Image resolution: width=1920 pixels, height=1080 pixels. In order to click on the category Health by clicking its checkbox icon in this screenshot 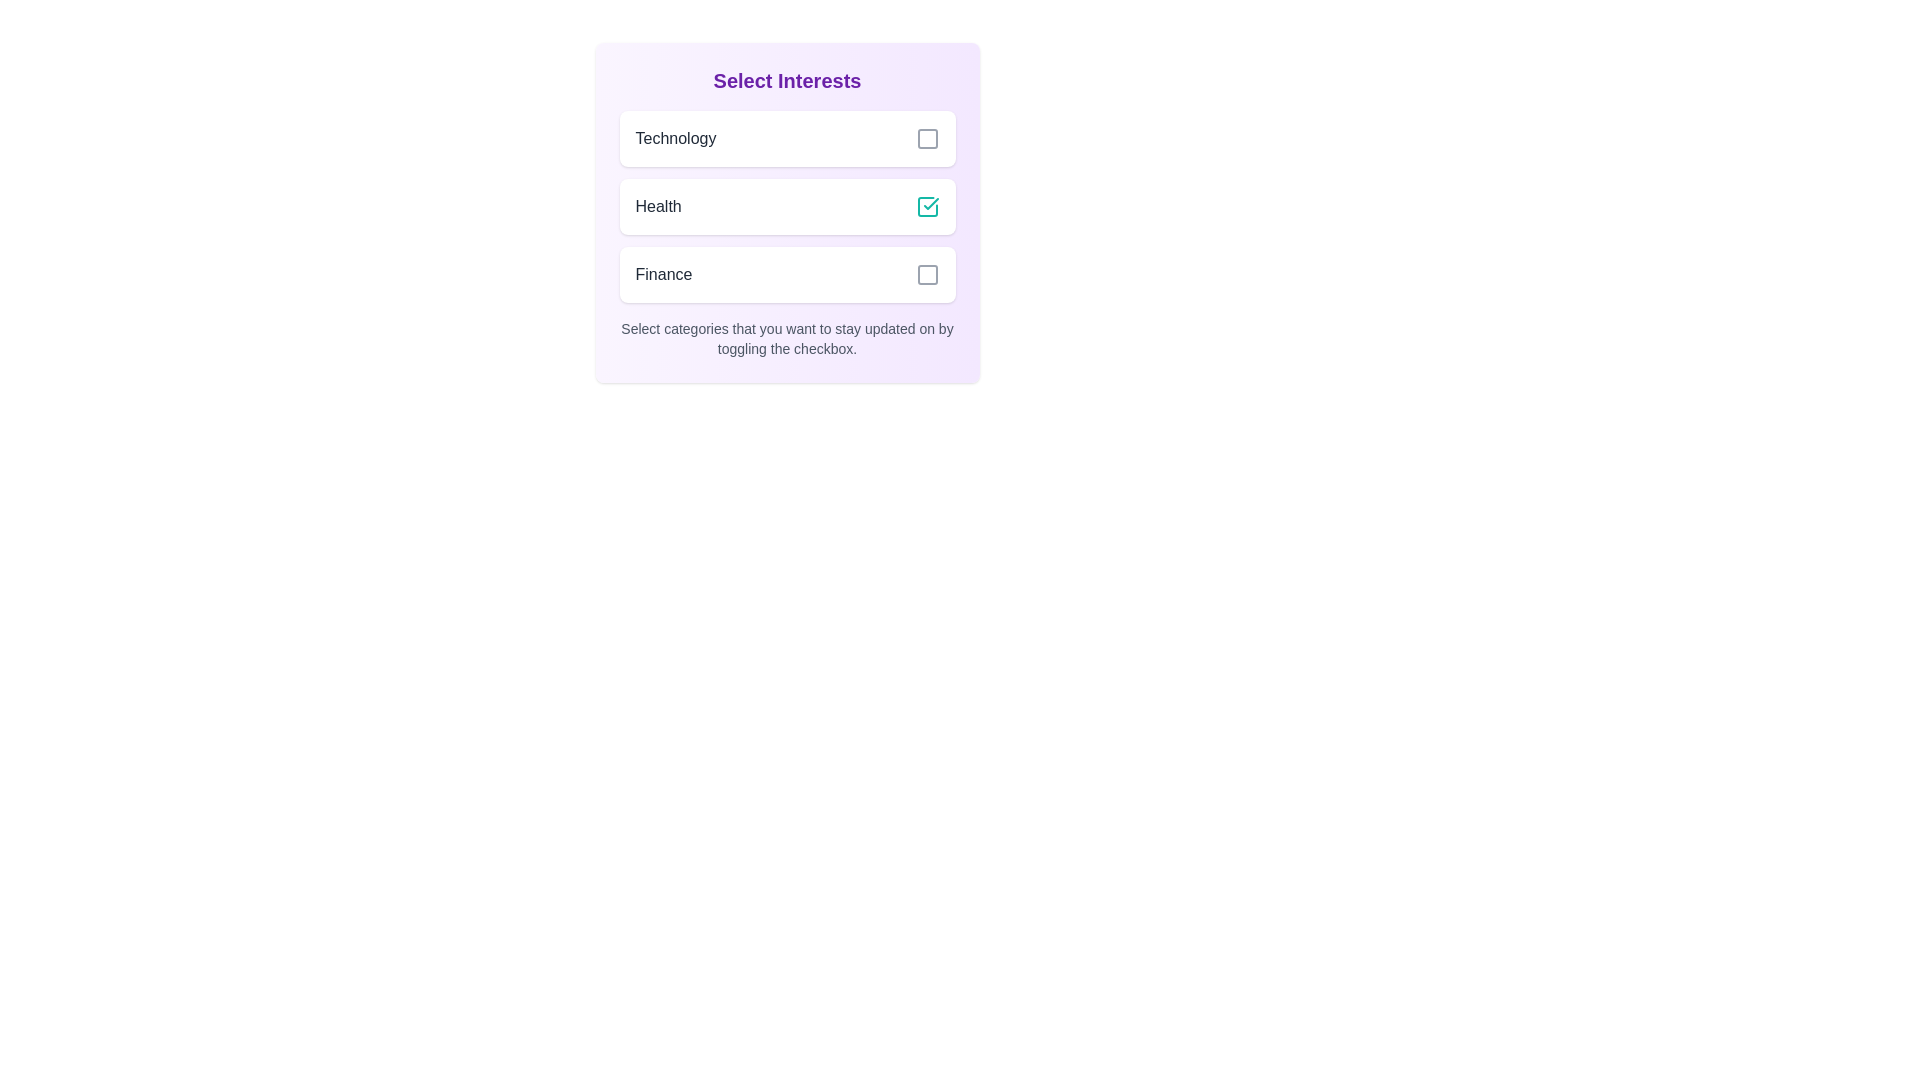, I will do `click(926, 207)`.